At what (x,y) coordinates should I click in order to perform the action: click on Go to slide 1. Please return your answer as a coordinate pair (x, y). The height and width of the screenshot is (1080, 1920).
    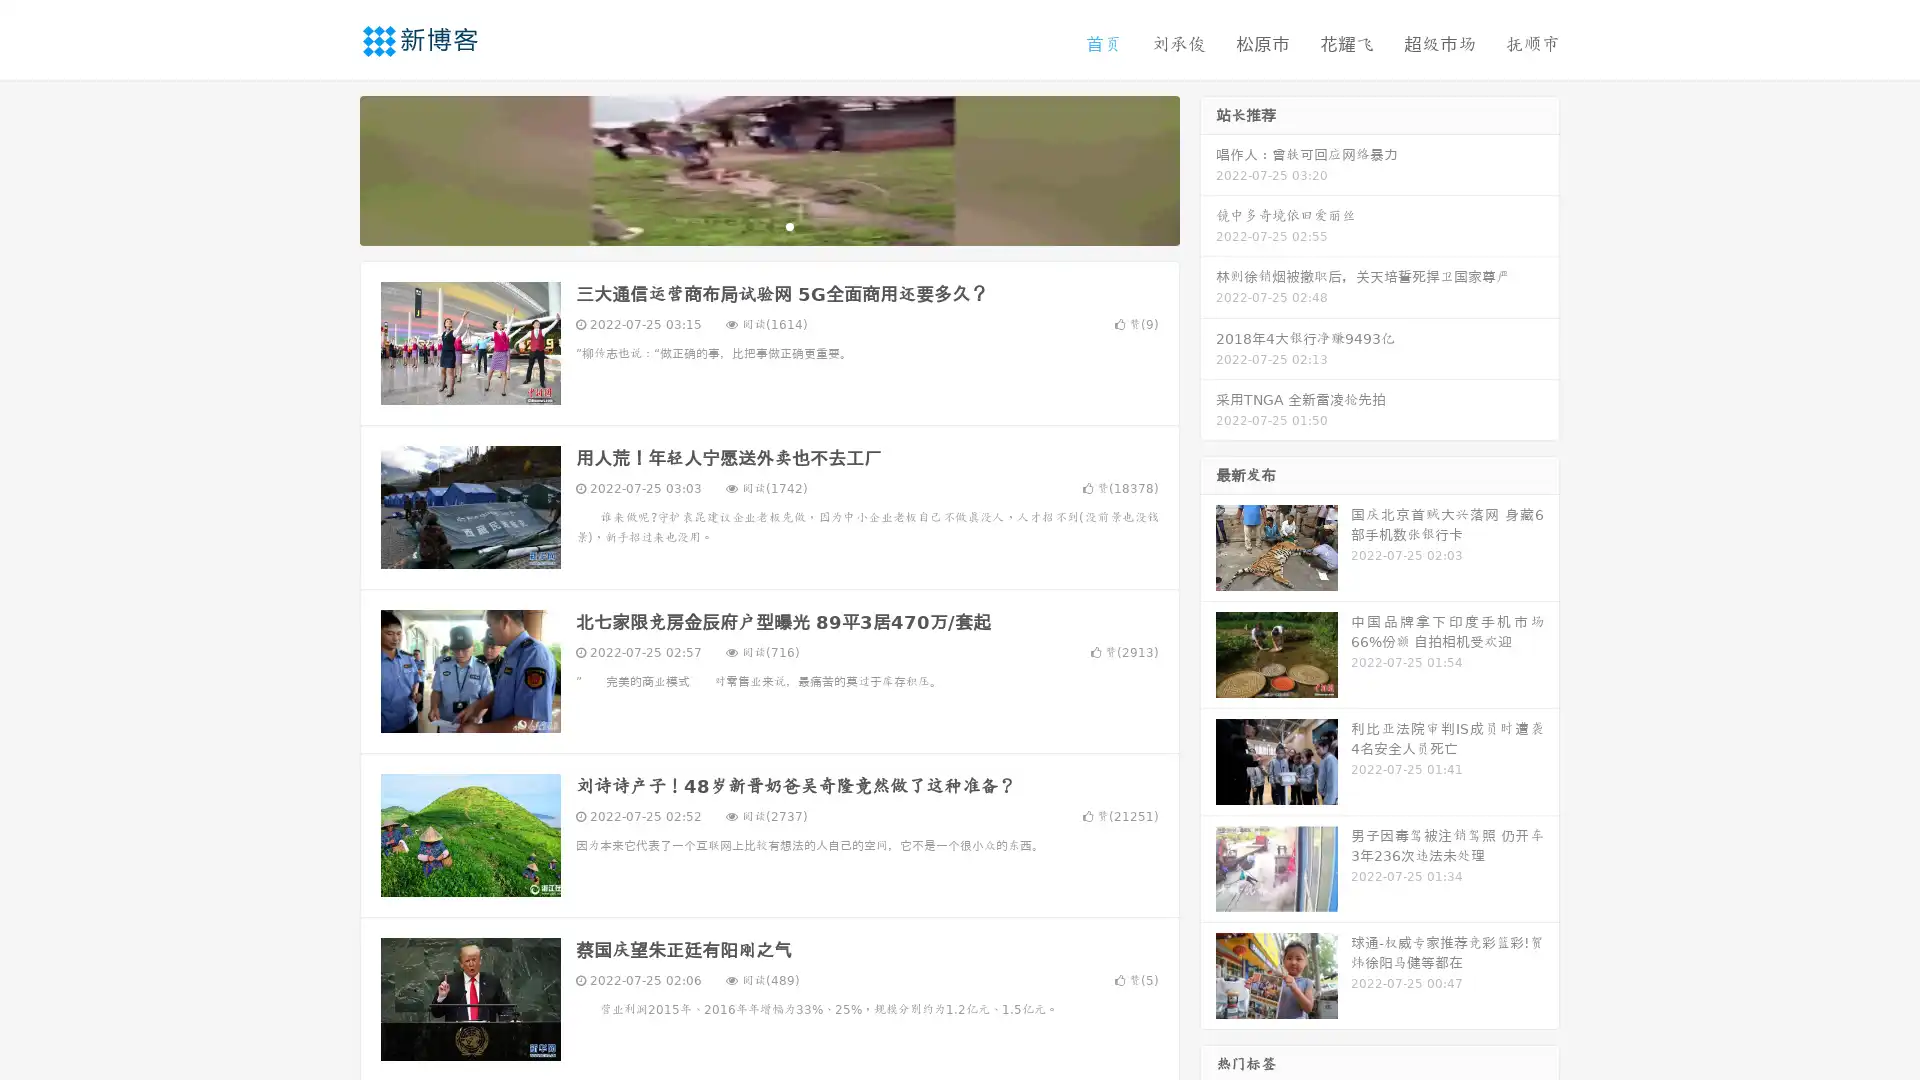
    Looking at the image, I should click on (748, 225).